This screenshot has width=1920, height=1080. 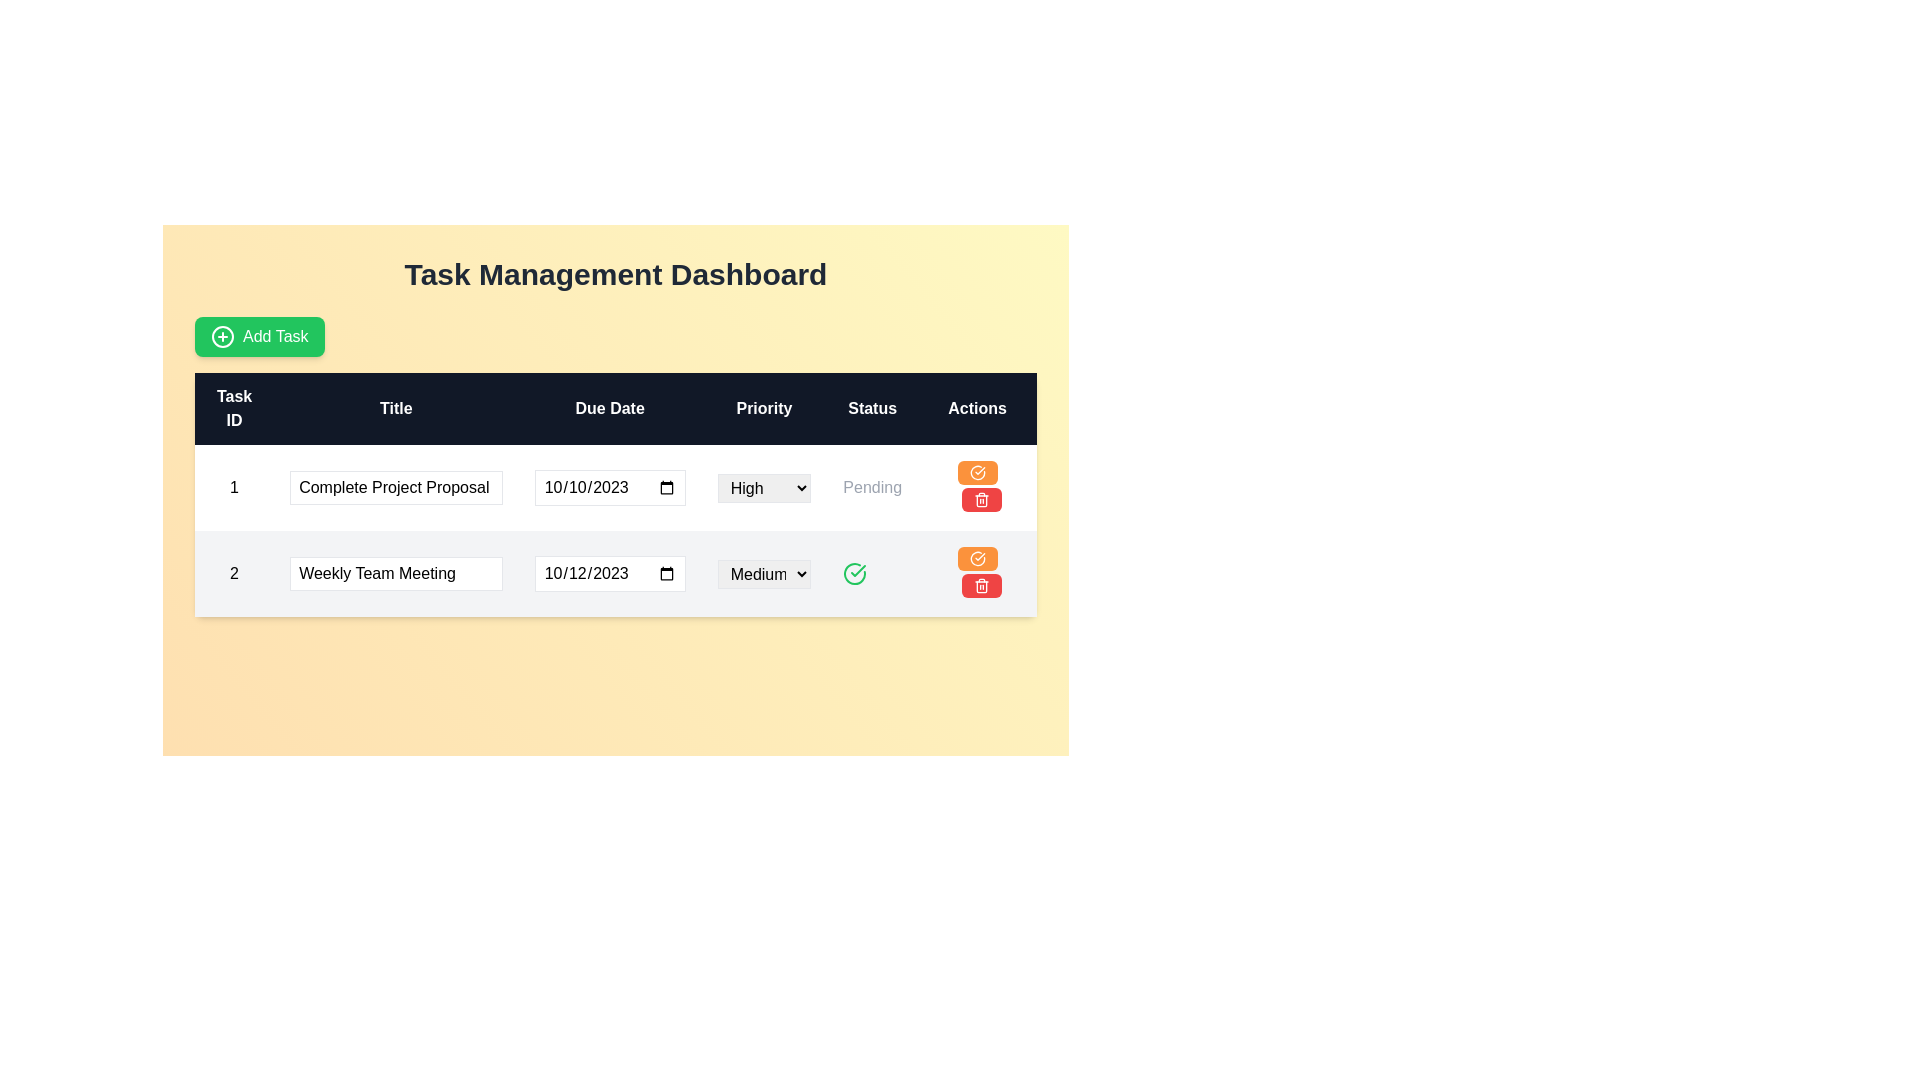 I want to click on the trash can icon with a red circular background in the 'Actions' column of the task table, so click(x=981, y=499).